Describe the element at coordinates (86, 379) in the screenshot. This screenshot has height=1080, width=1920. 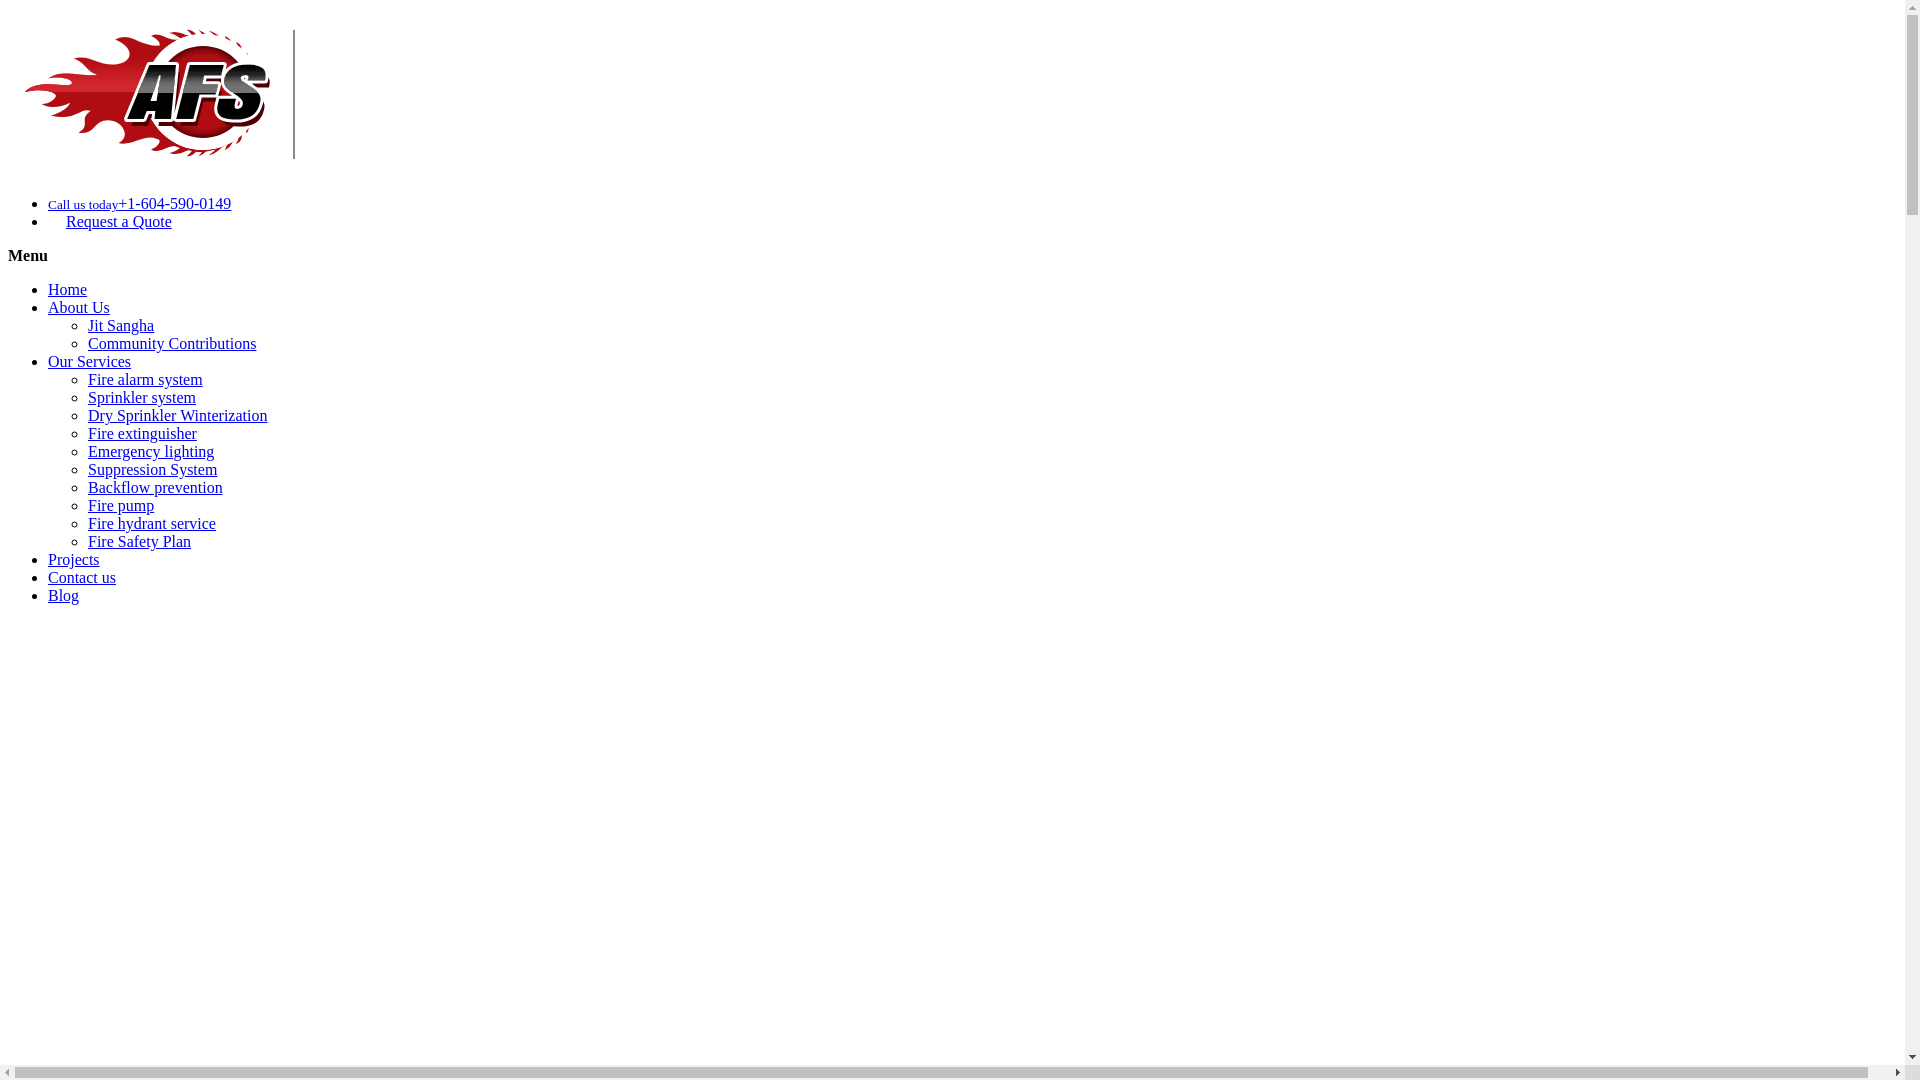
I see `'Fire alarm system'` at that location.